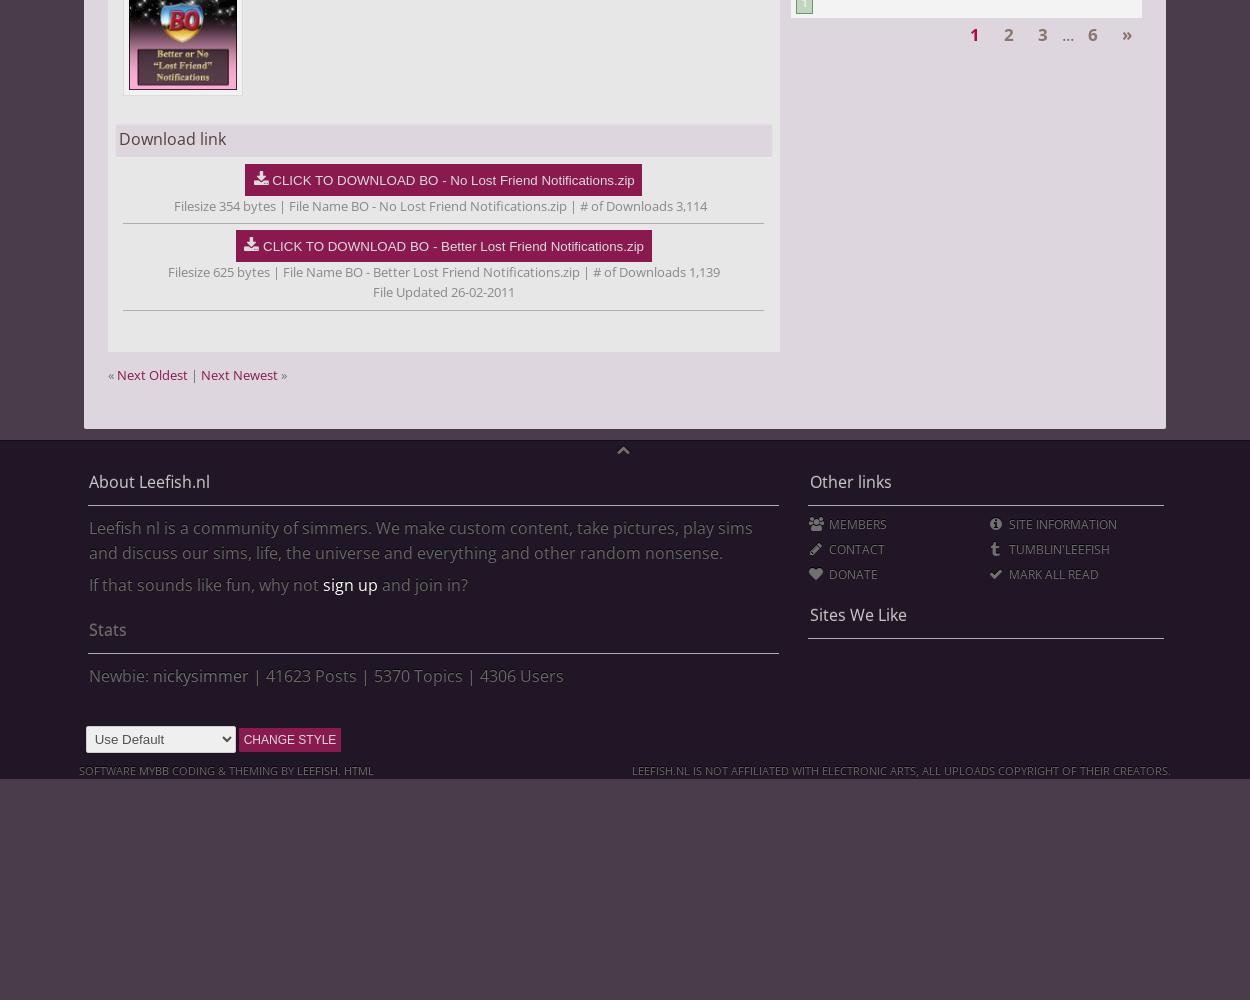 Image resolution: width=1250 pixels, height=1000 pixels. Describe the element at coordinates (106, 629) in the screenshot. I see `'Stats'` at that location.